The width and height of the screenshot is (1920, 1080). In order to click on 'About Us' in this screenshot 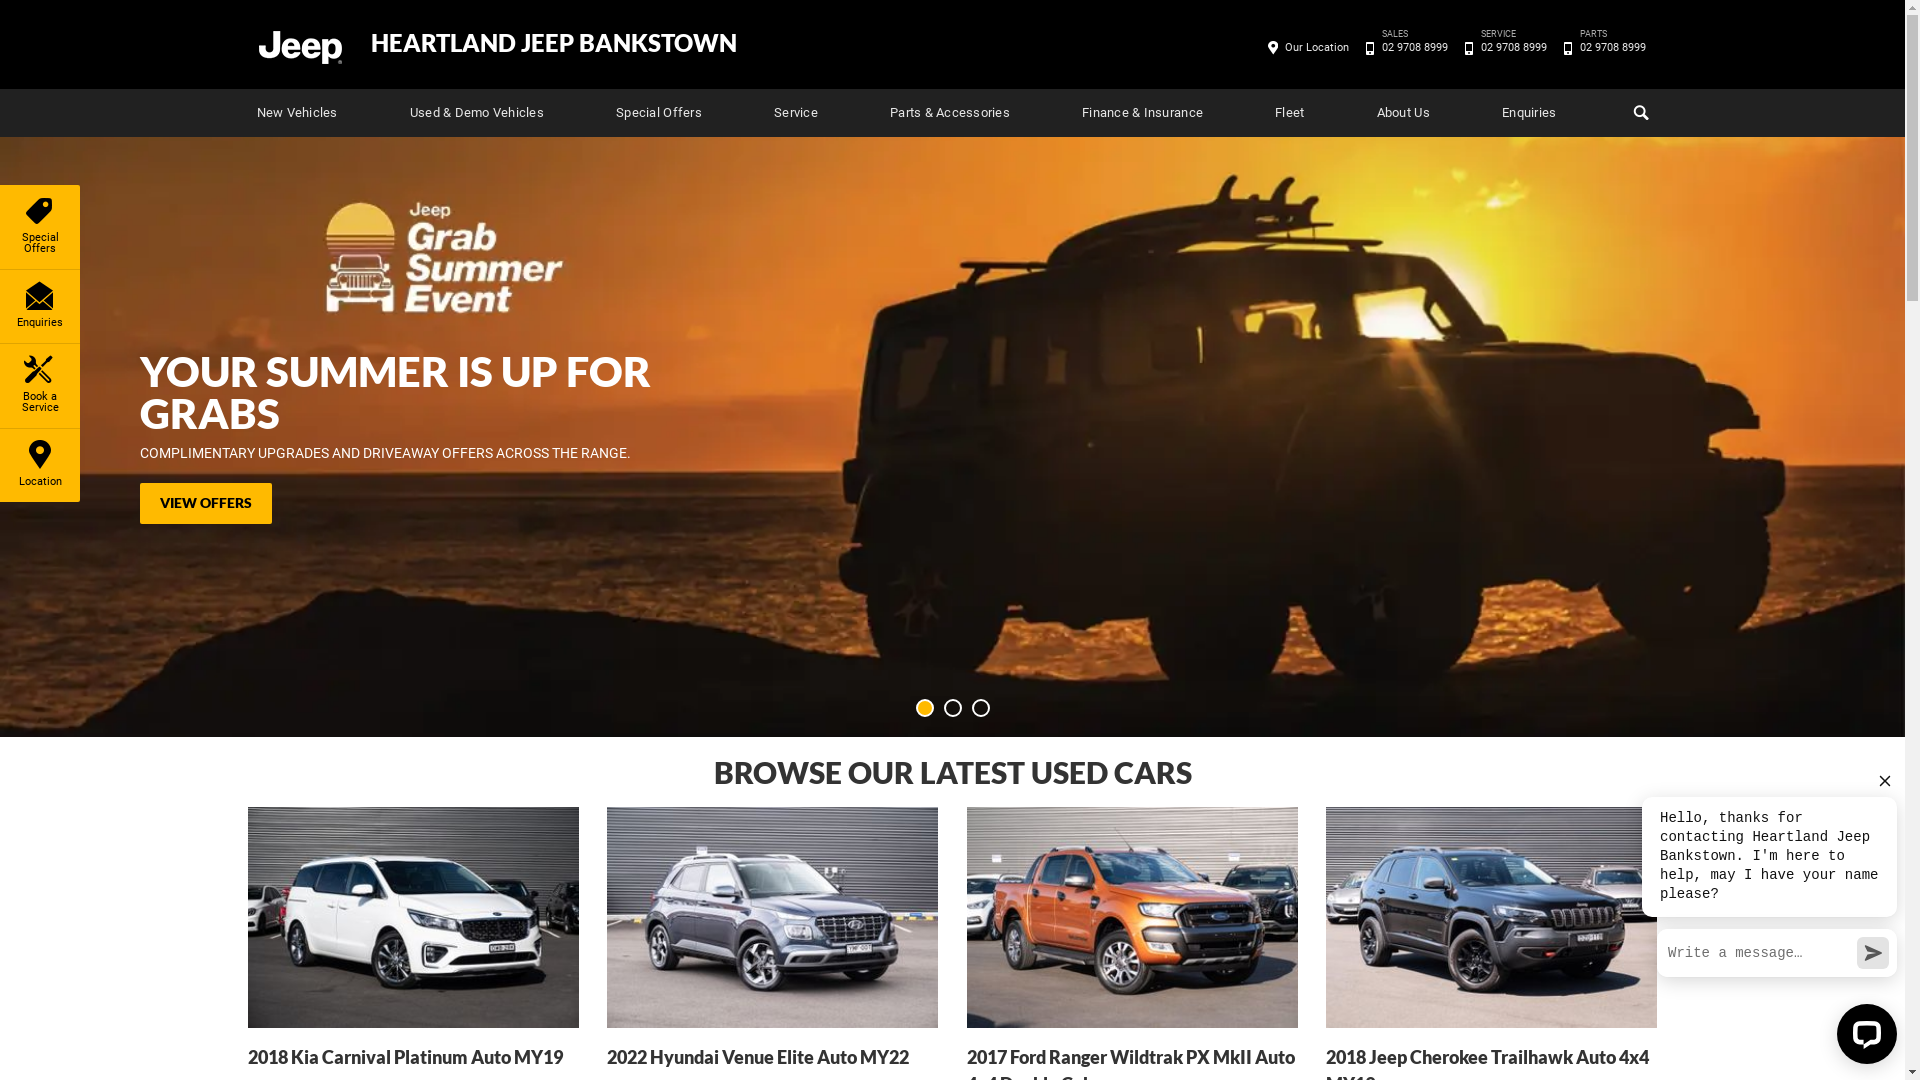, I will do `click(1402, 112)`.